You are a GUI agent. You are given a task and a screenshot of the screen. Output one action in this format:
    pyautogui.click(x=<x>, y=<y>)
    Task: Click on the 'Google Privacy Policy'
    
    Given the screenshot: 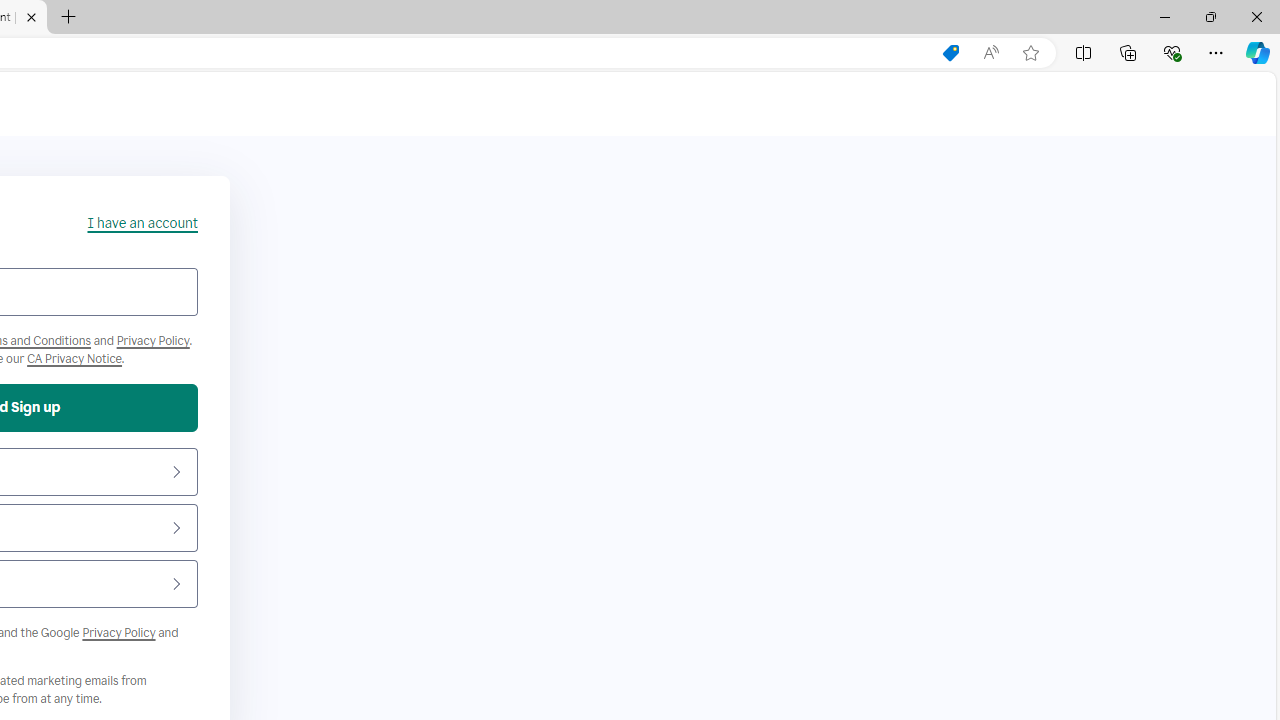 What is the action you would take?
    pyautogui.click(x=118, y=632)
    